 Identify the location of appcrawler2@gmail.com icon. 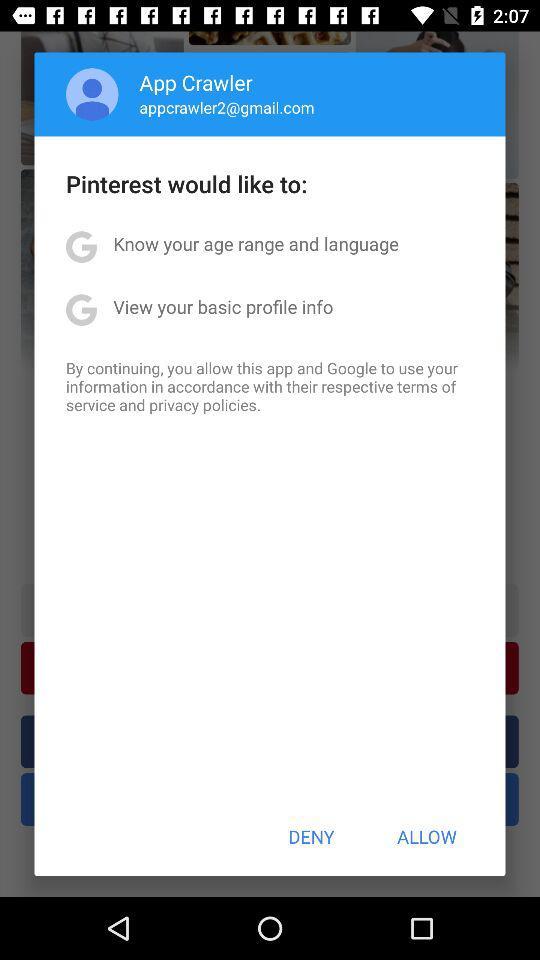
(226, 107).